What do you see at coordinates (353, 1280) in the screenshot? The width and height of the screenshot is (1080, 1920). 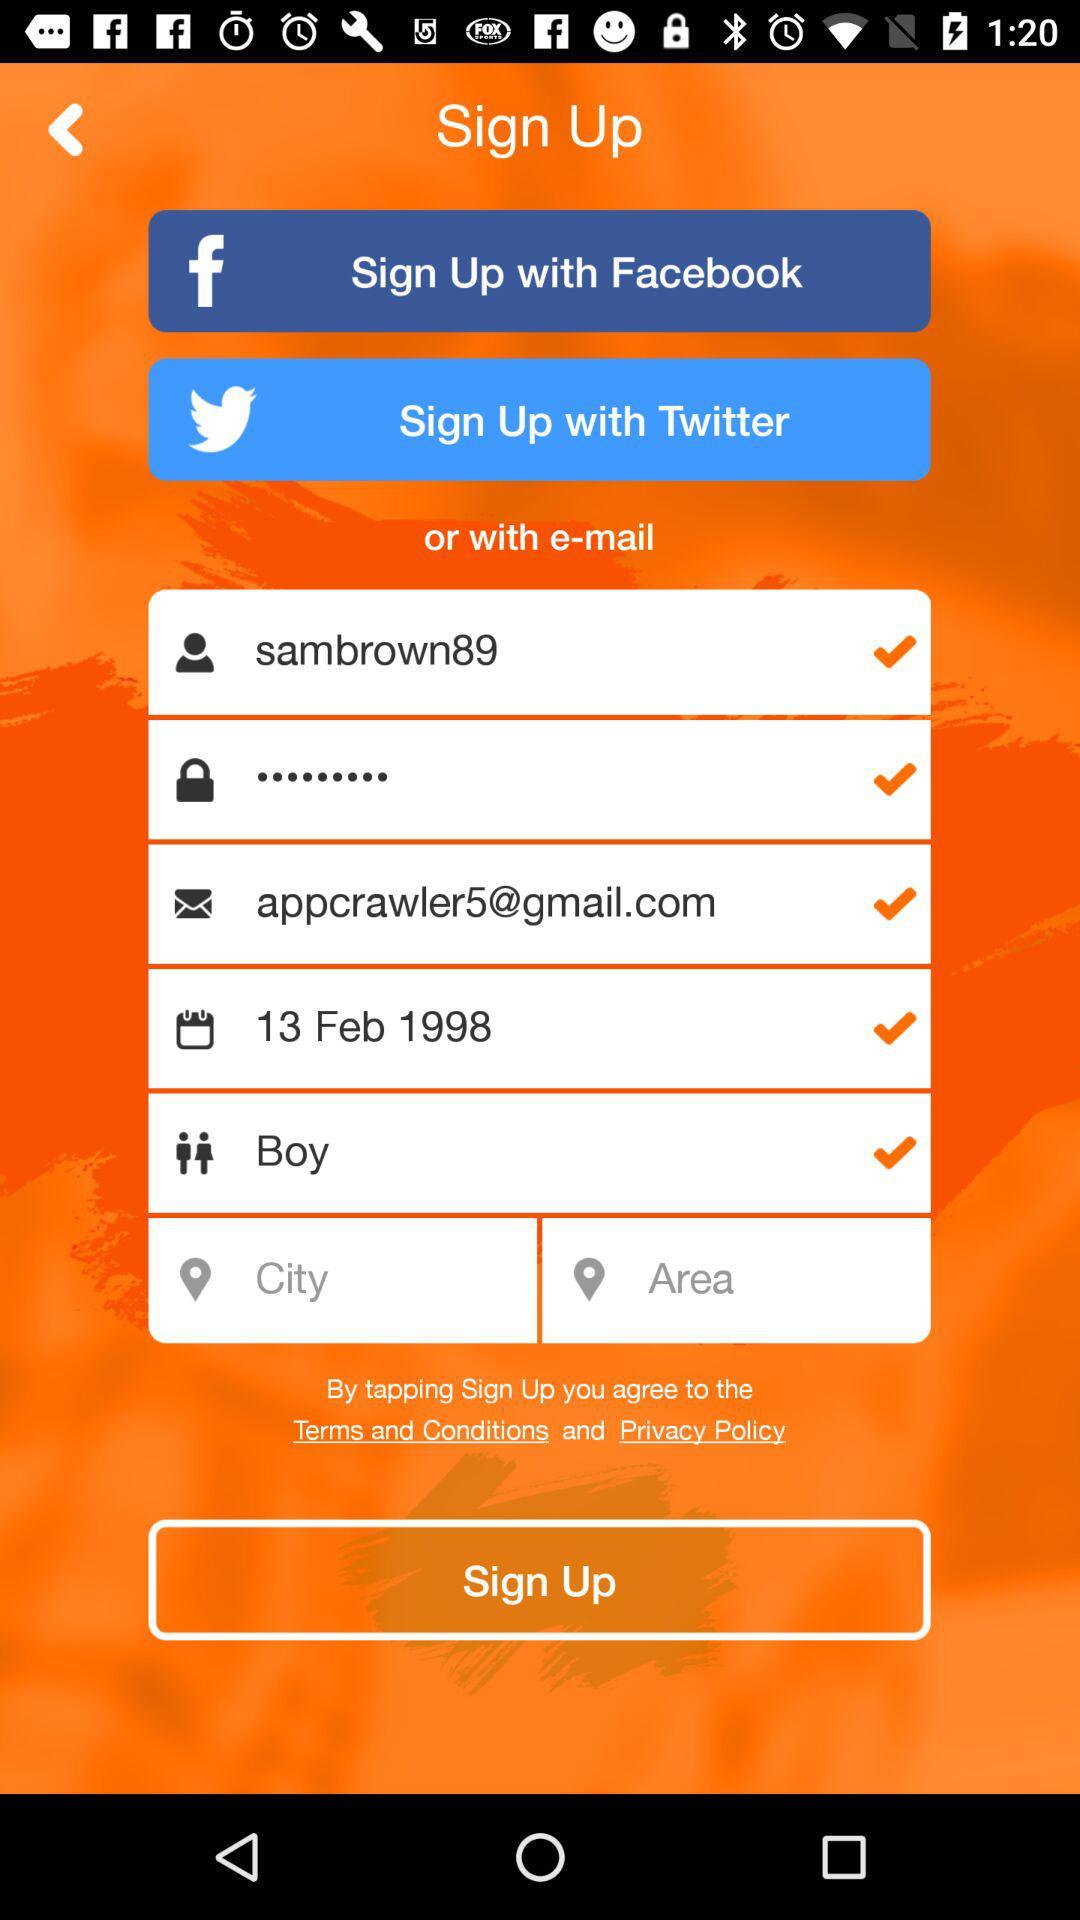 I see `city name` at bounding box center [353, 1280].